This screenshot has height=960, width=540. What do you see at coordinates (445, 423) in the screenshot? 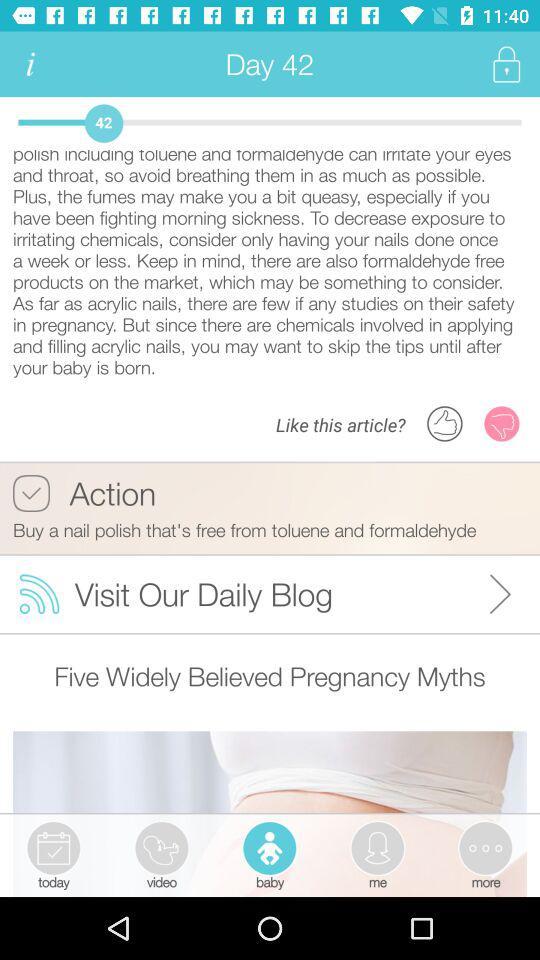
I see `like this article` at bounding box center [445, 423].